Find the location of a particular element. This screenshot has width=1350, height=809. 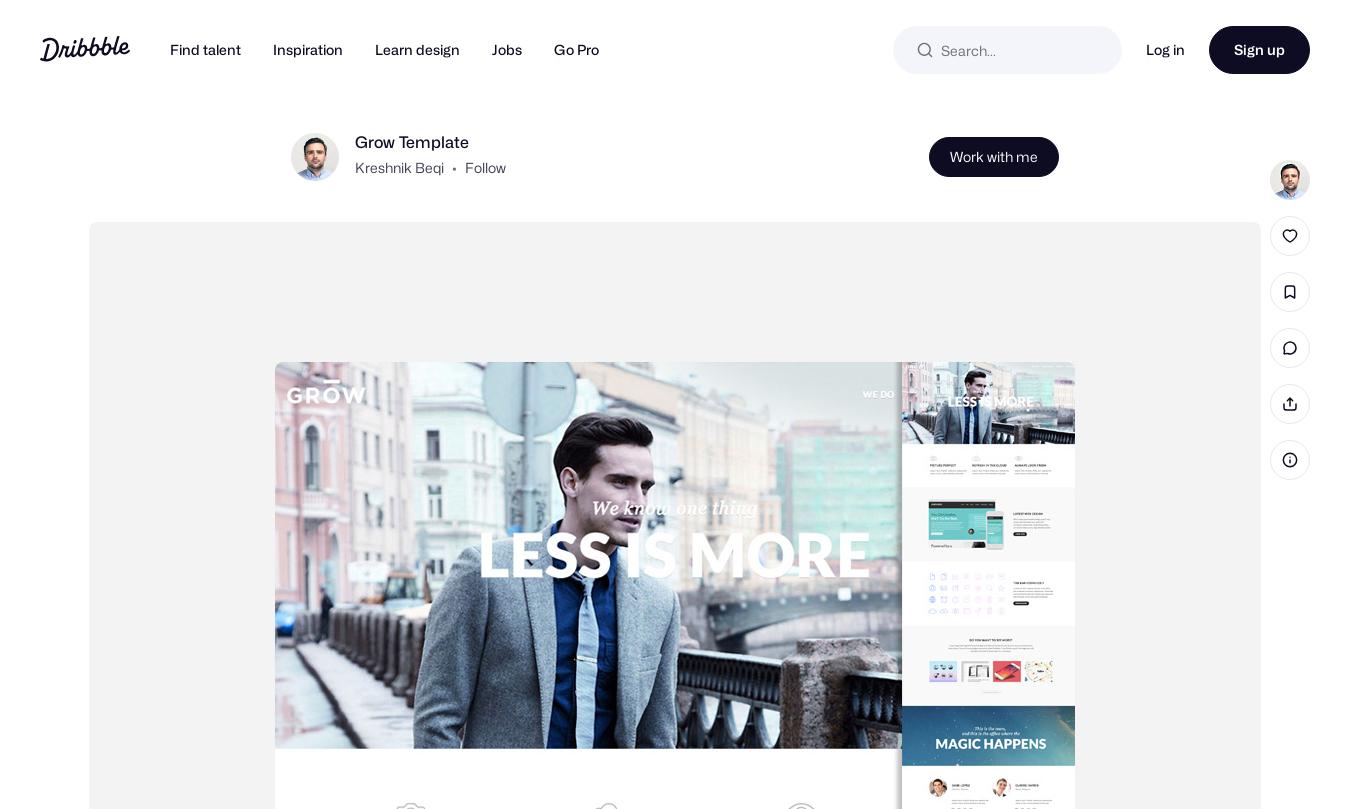

'Inspiration' is located at coordinates (271, 49).